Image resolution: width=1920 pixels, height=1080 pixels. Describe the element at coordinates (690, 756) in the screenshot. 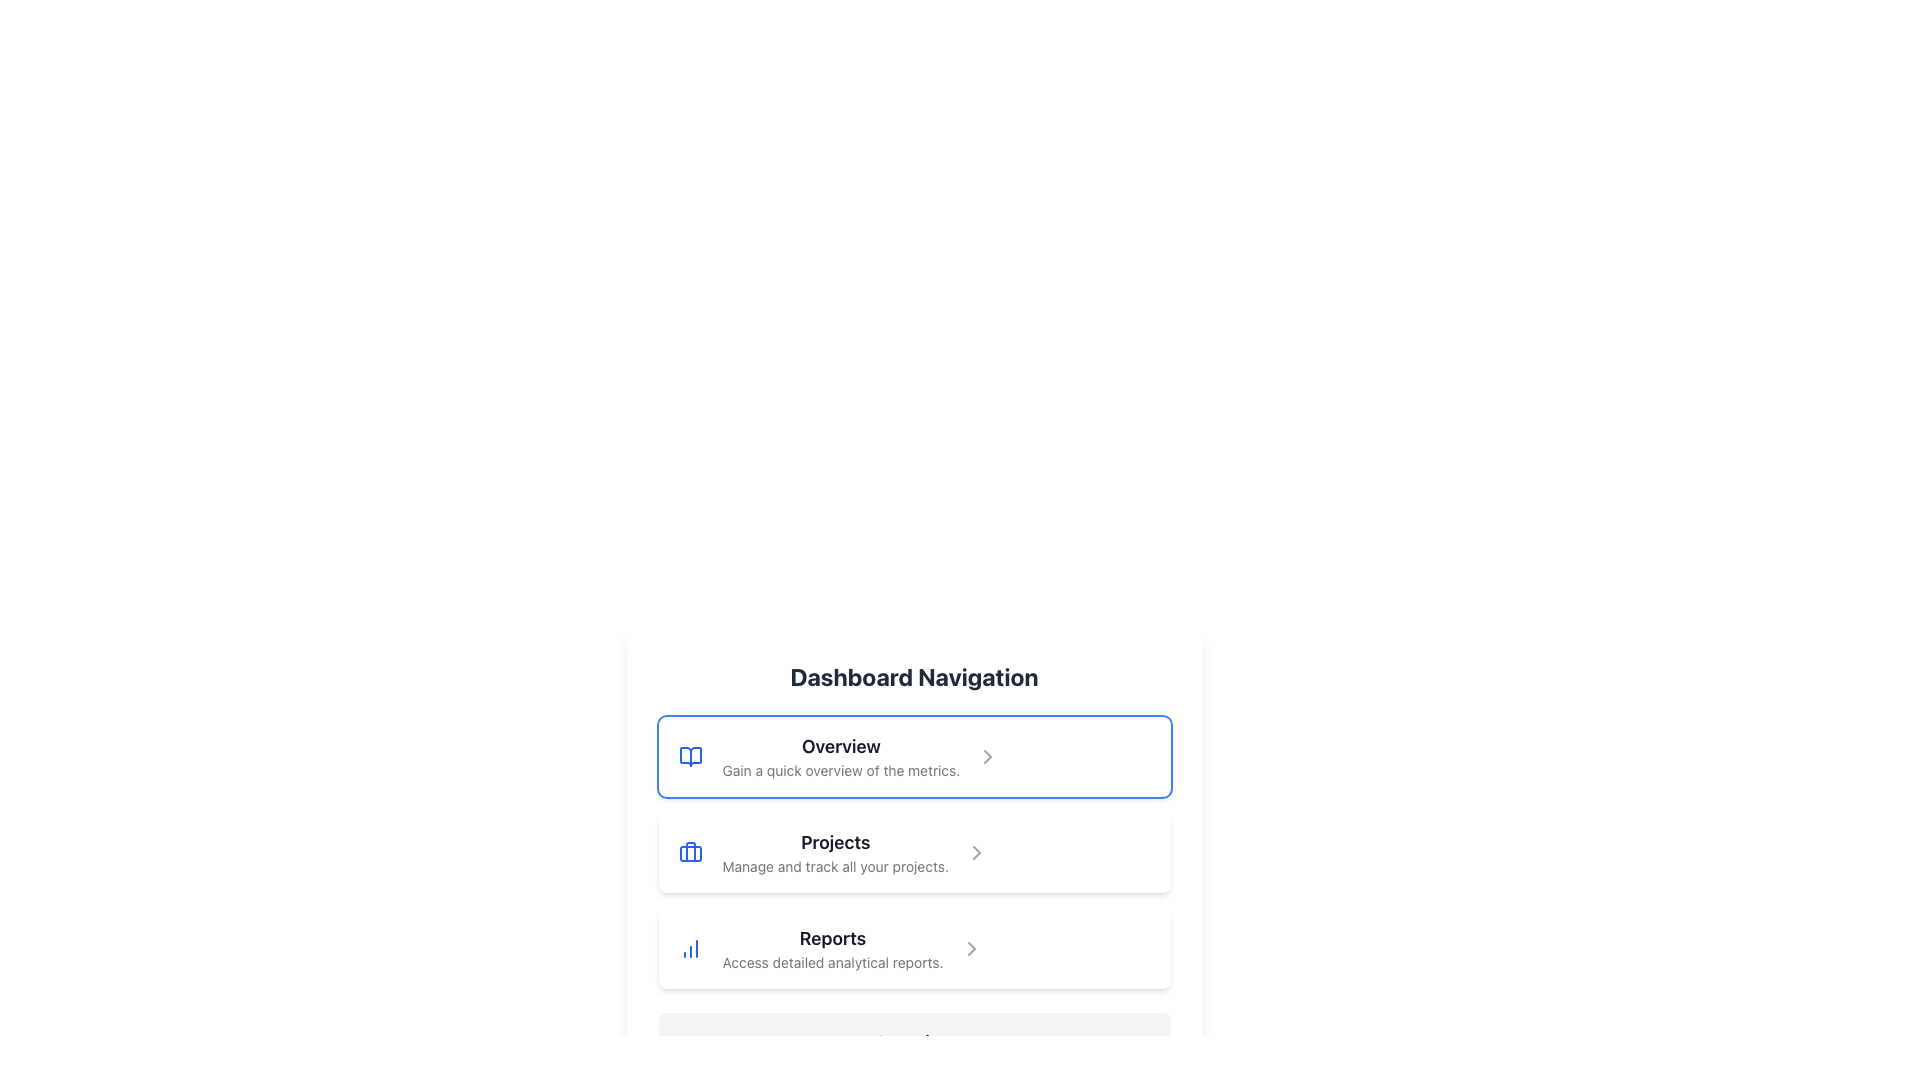

I see `the 'Overview' navigation icon located in the top-left region of the navigation items` at that location.